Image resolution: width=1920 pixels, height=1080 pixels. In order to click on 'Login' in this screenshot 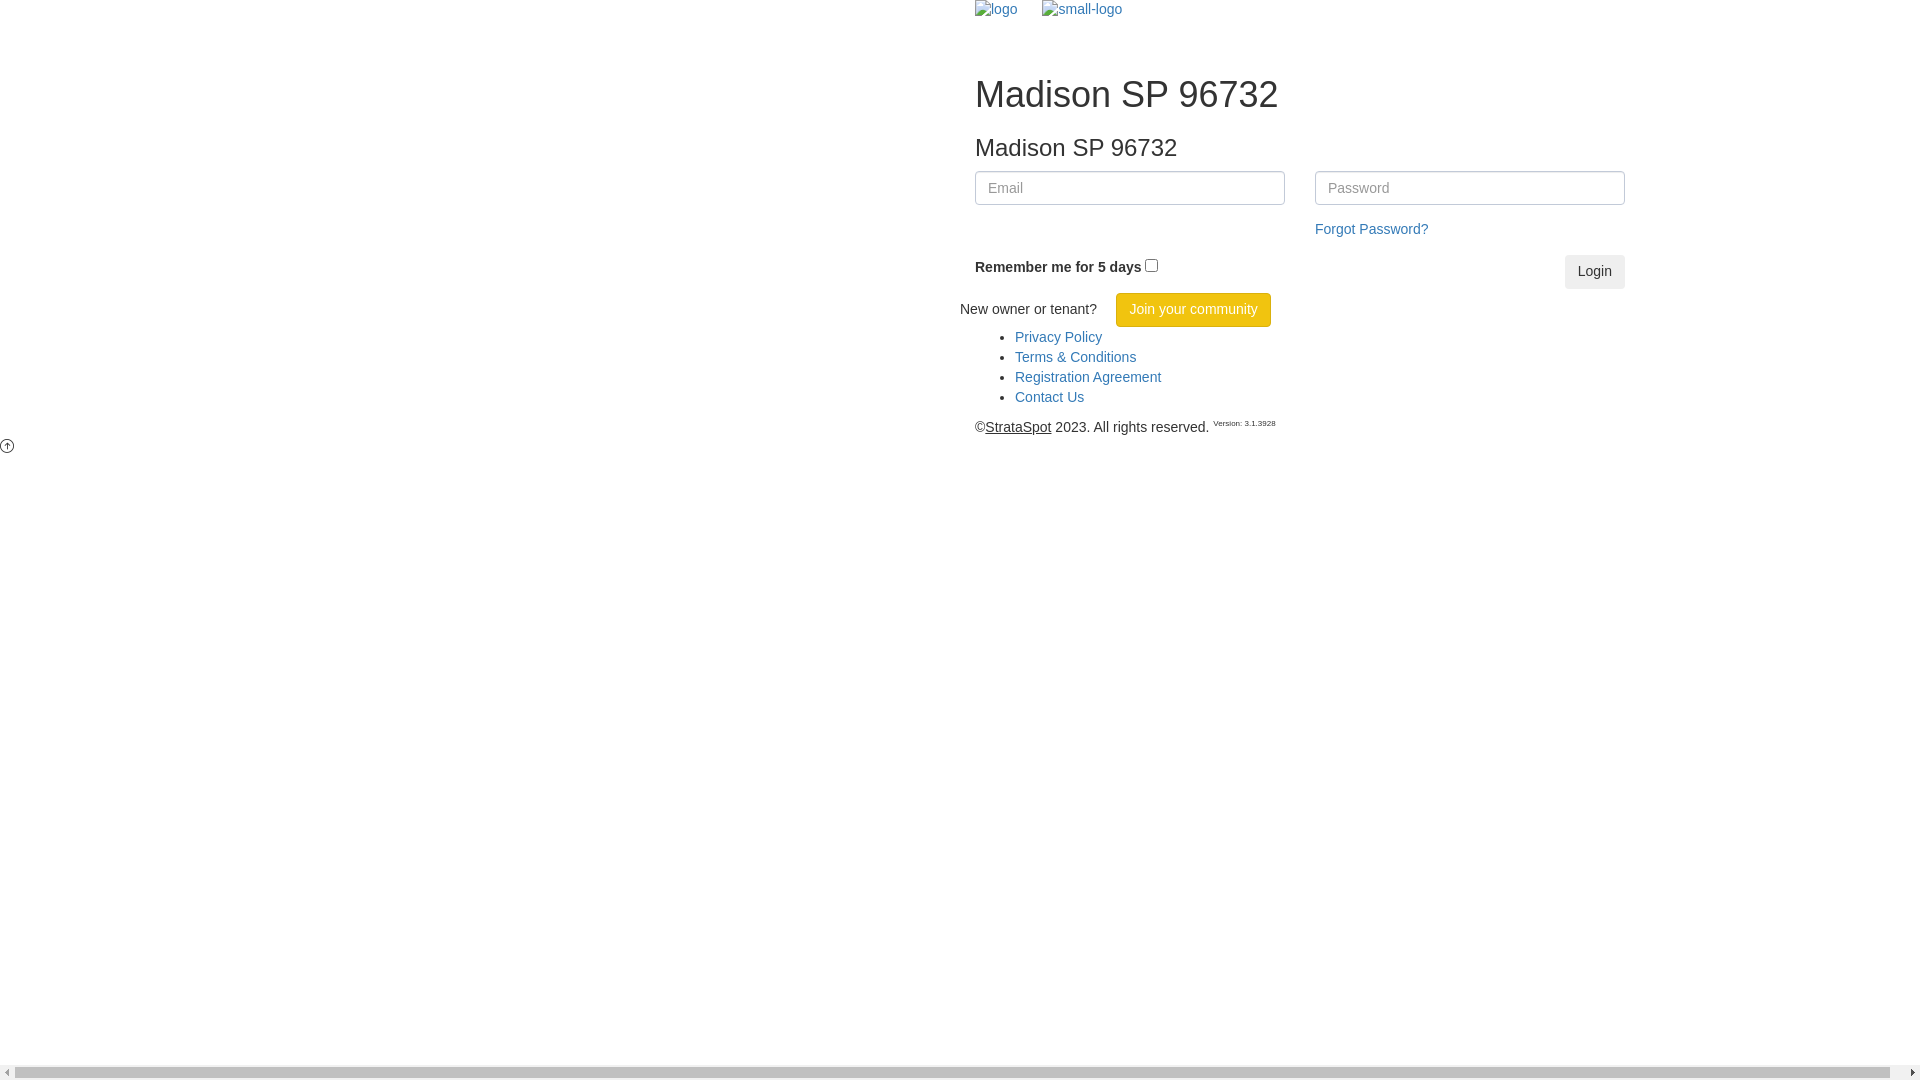, I will do `click(1593, 272)`.